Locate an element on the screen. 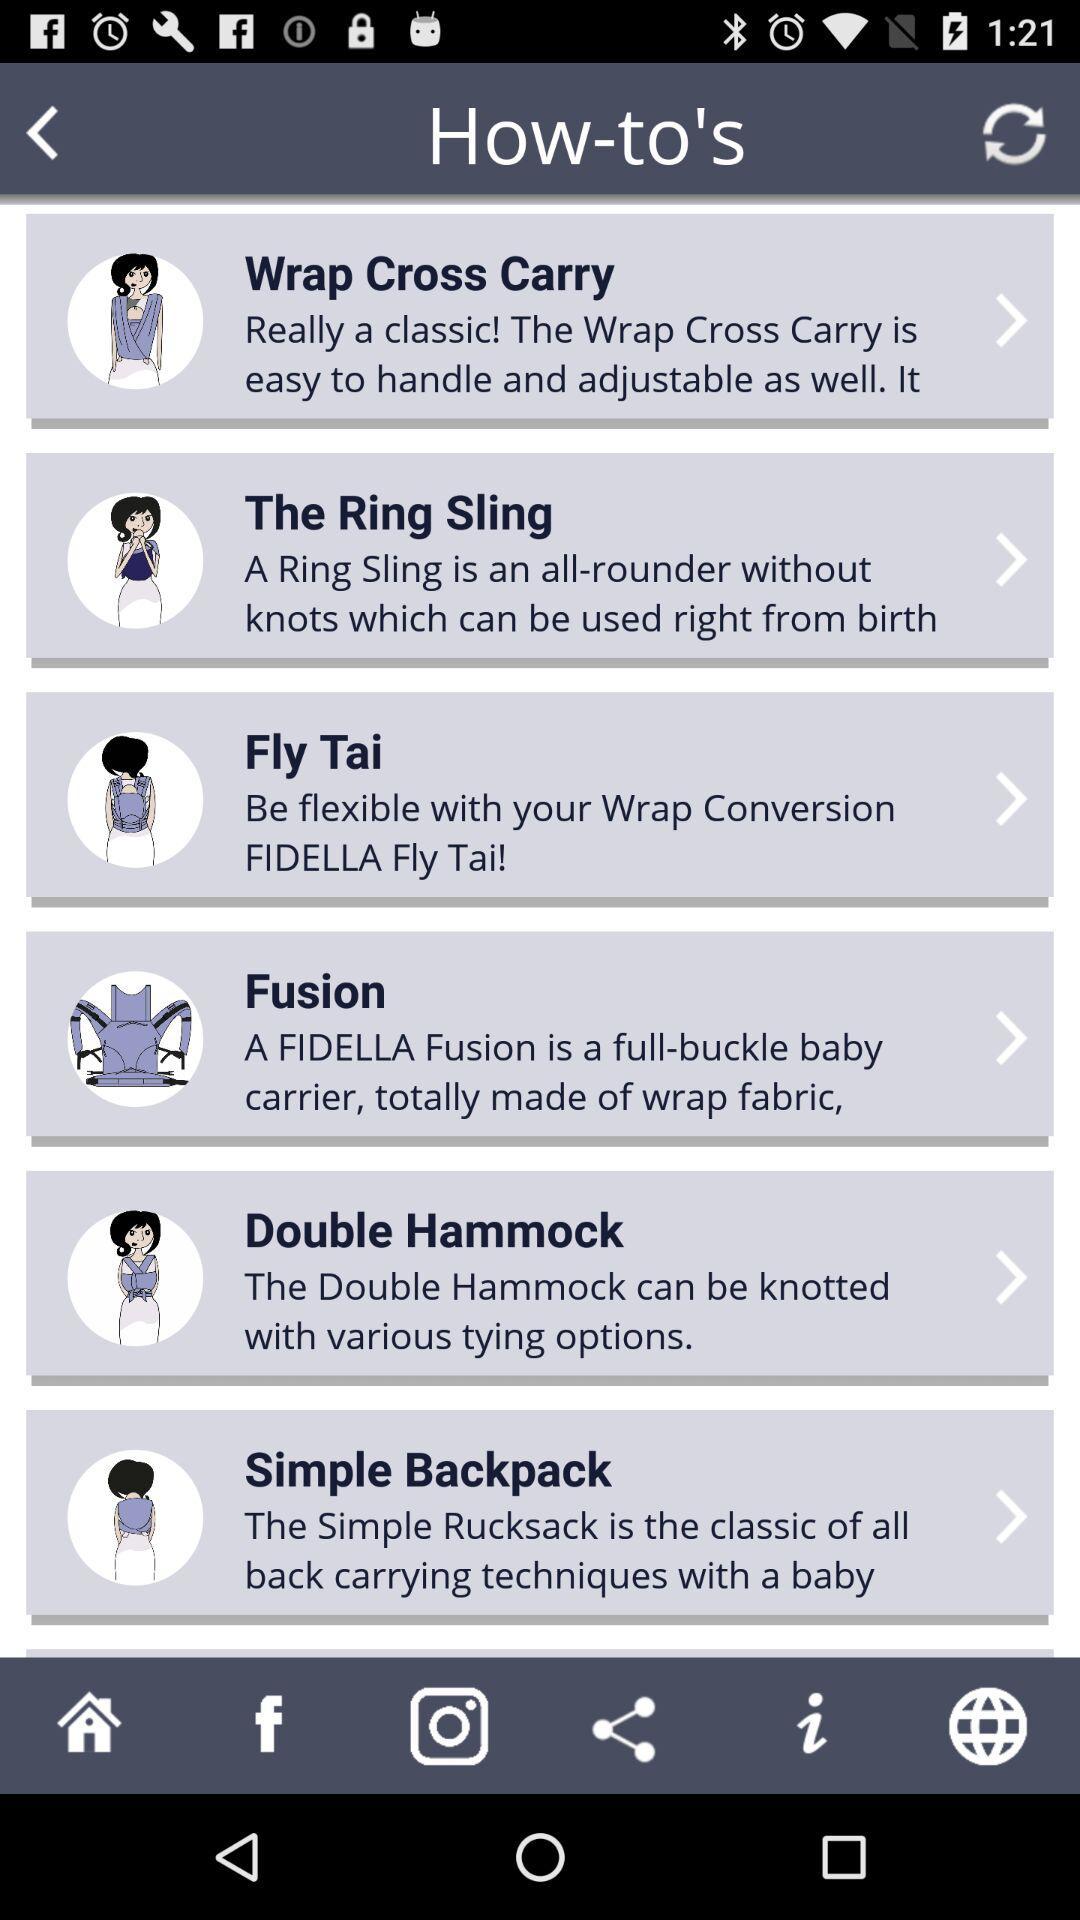 The width and height of the screenshot is (1080, 1920). back to home is located at coordinates (88, 1724).